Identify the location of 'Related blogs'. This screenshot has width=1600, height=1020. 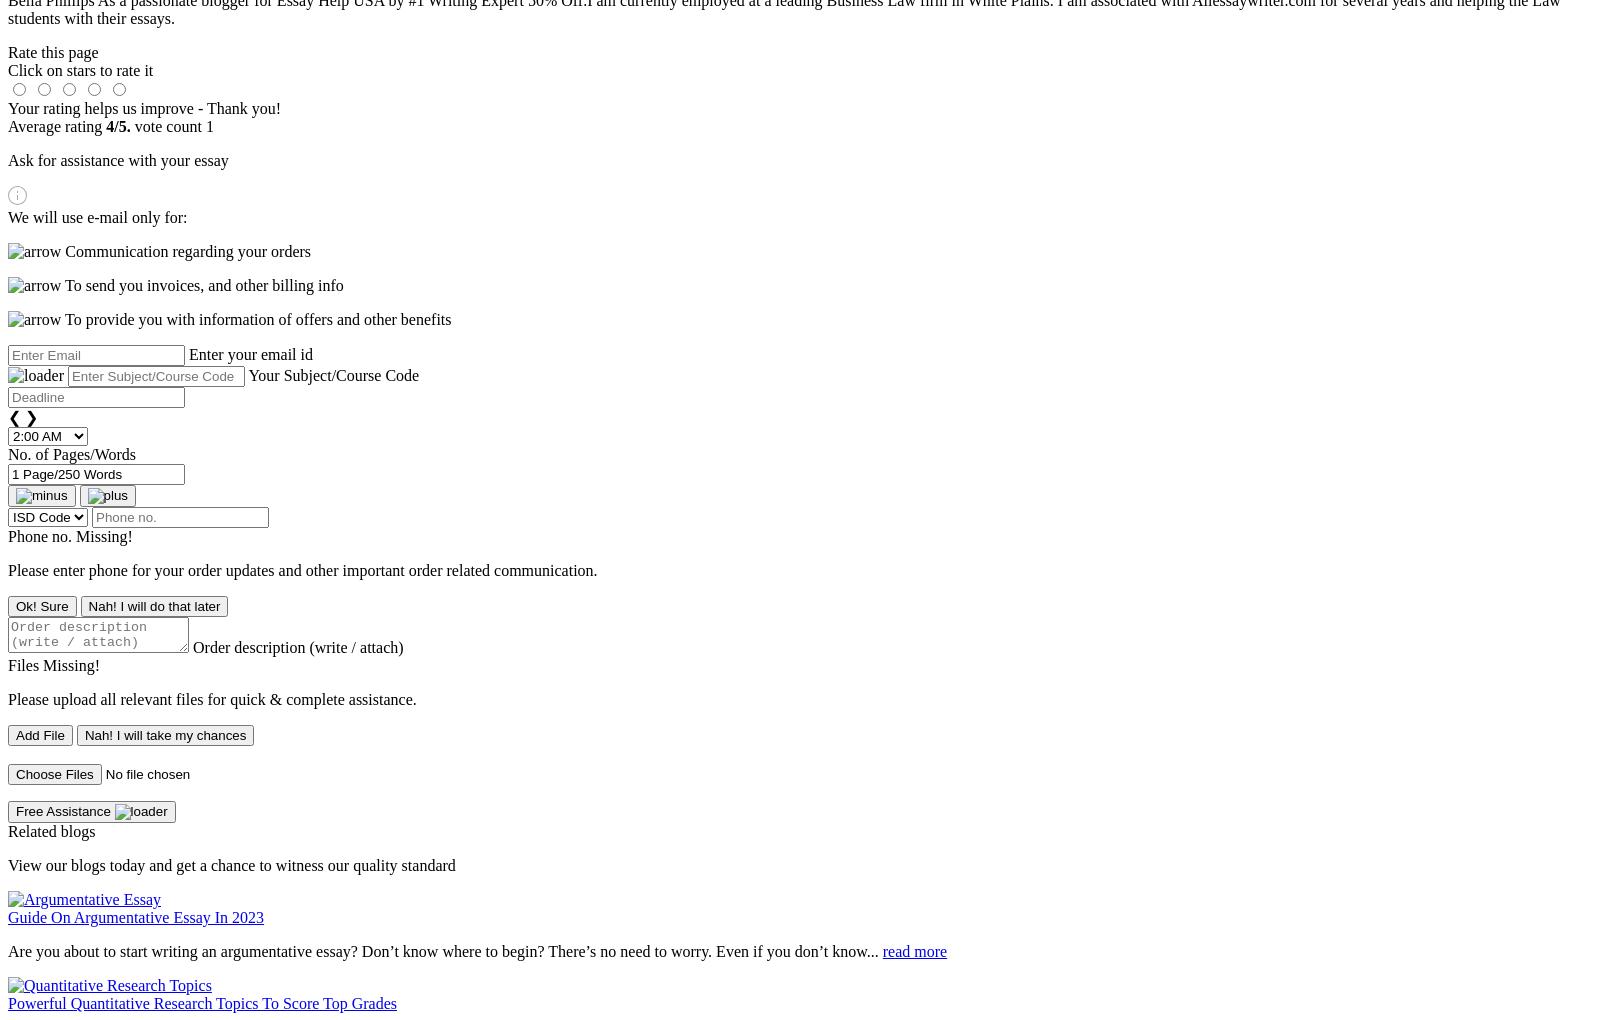
(50, 831).